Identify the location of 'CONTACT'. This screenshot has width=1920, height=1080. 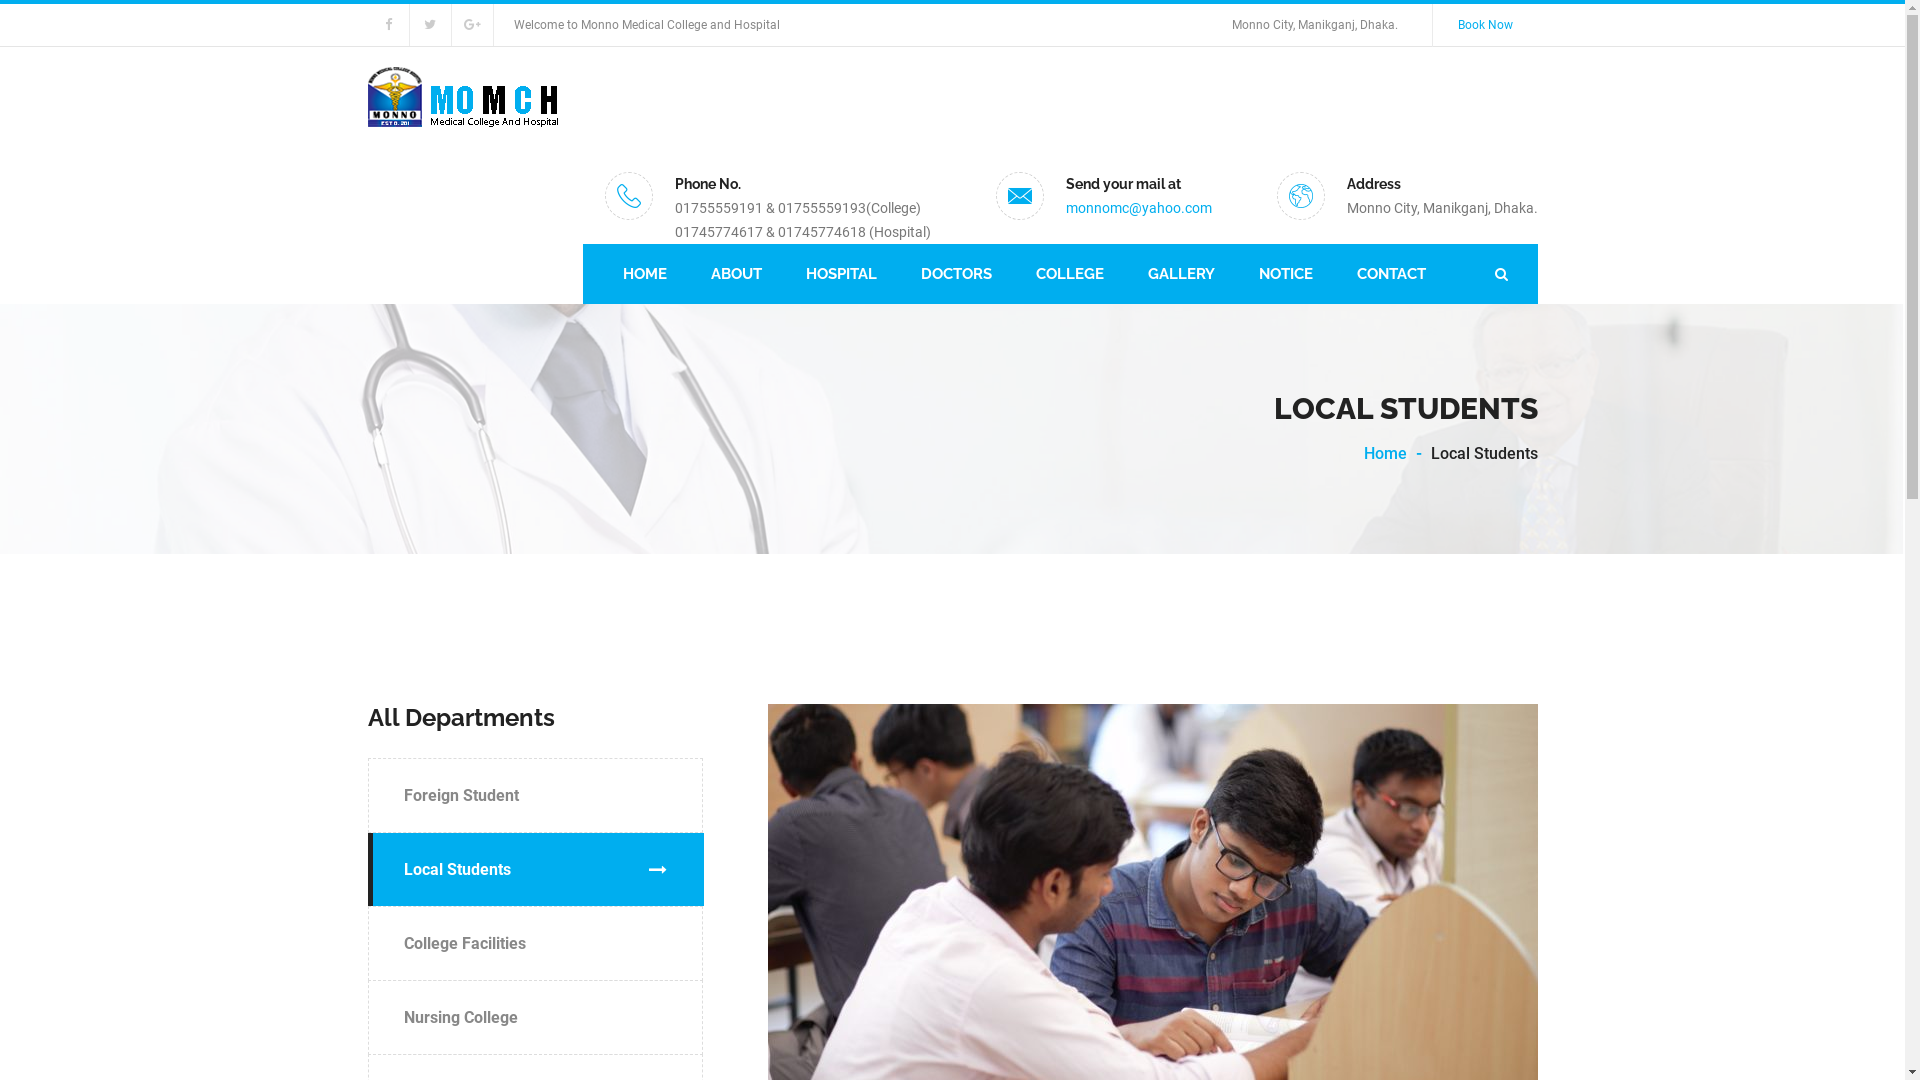
(1389, 273).